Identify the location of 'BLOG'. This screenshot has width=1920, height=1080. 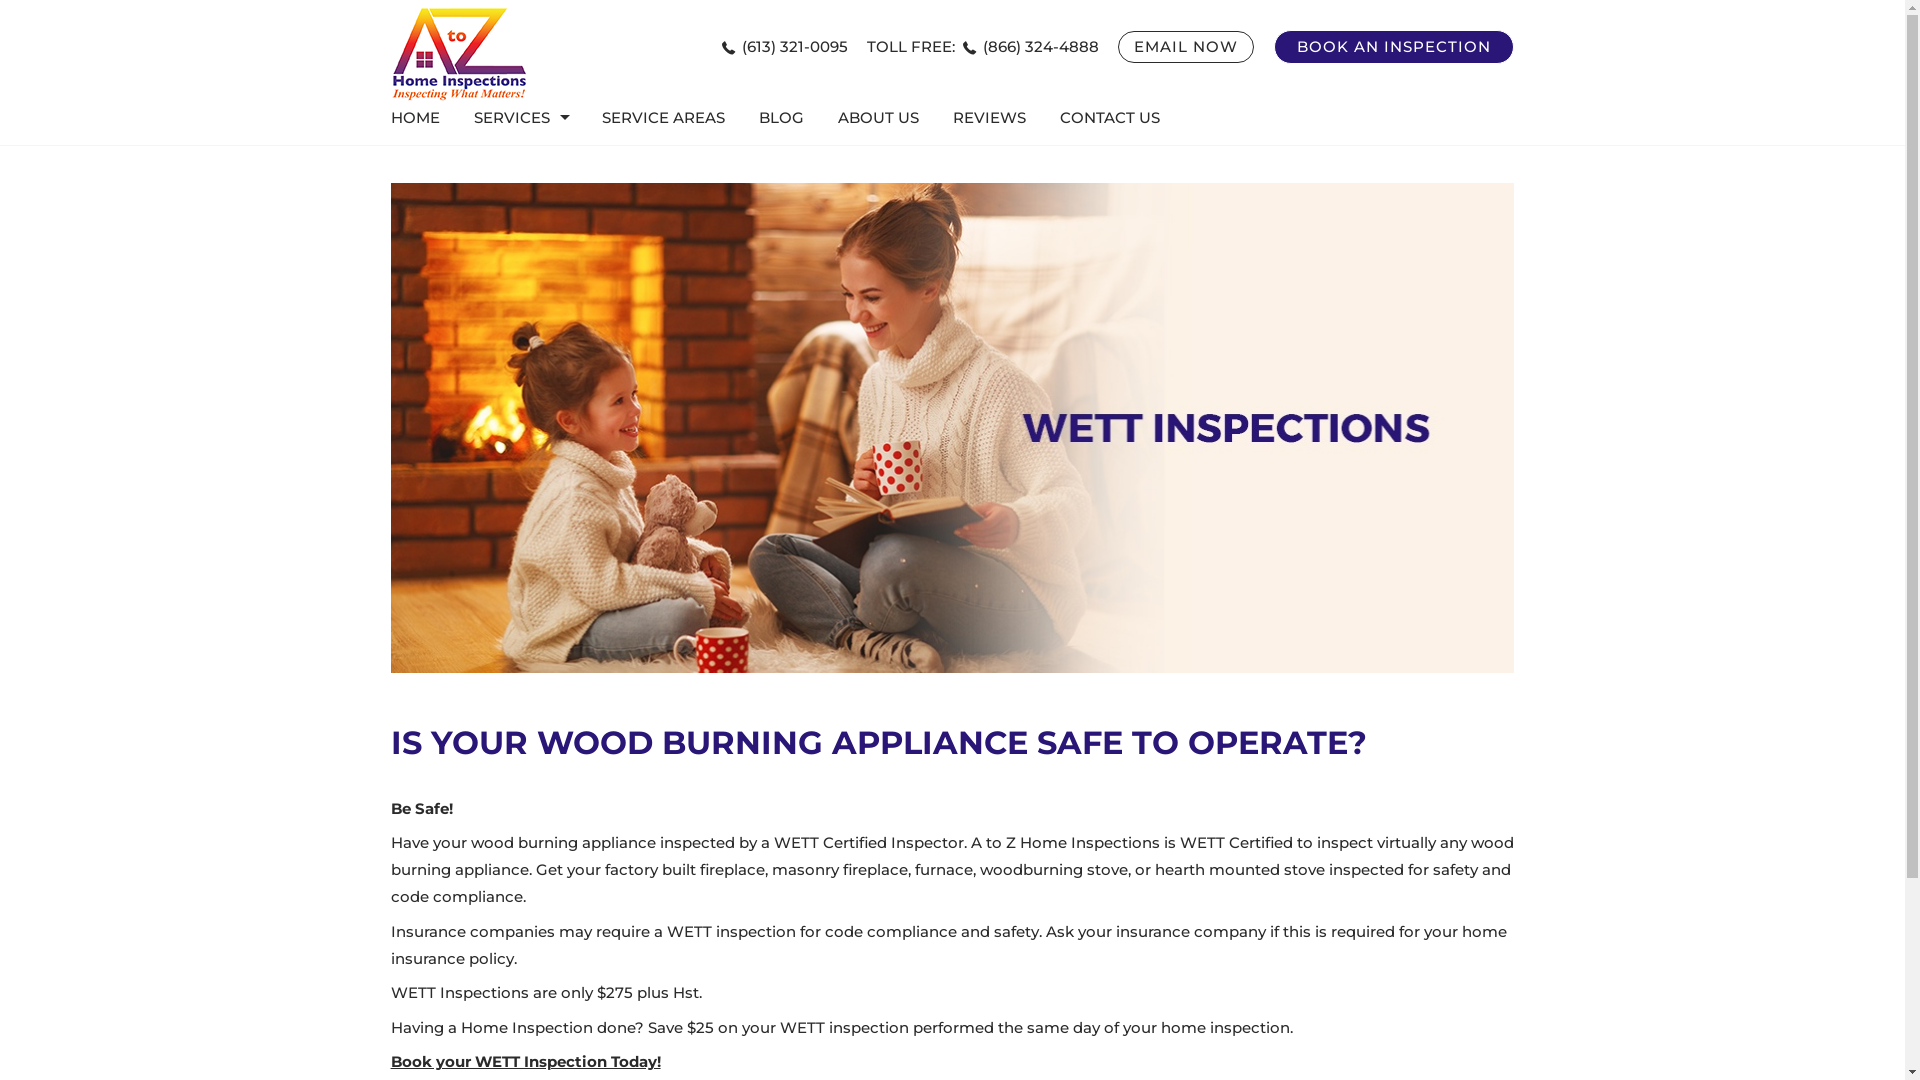
(741, 117).